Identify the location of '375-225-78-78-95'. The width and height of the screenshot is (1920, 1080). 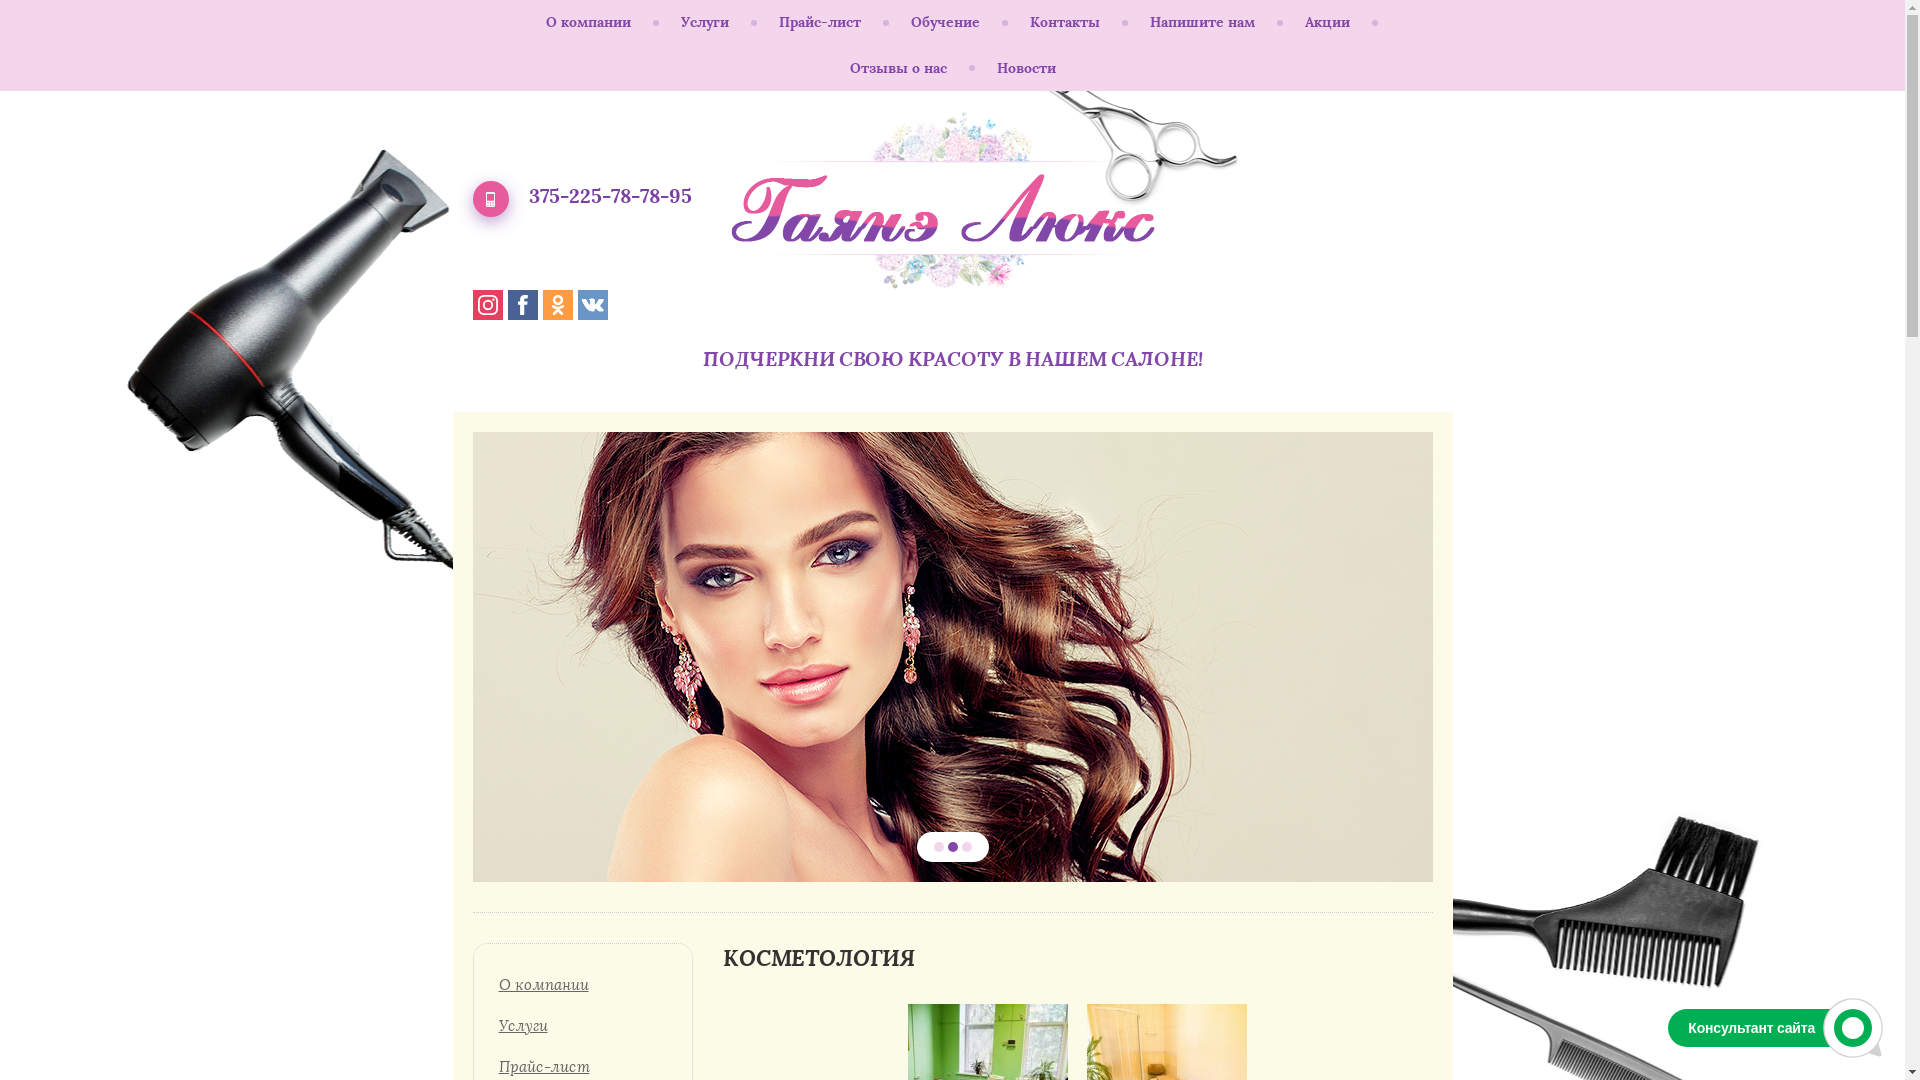
(608, 195).